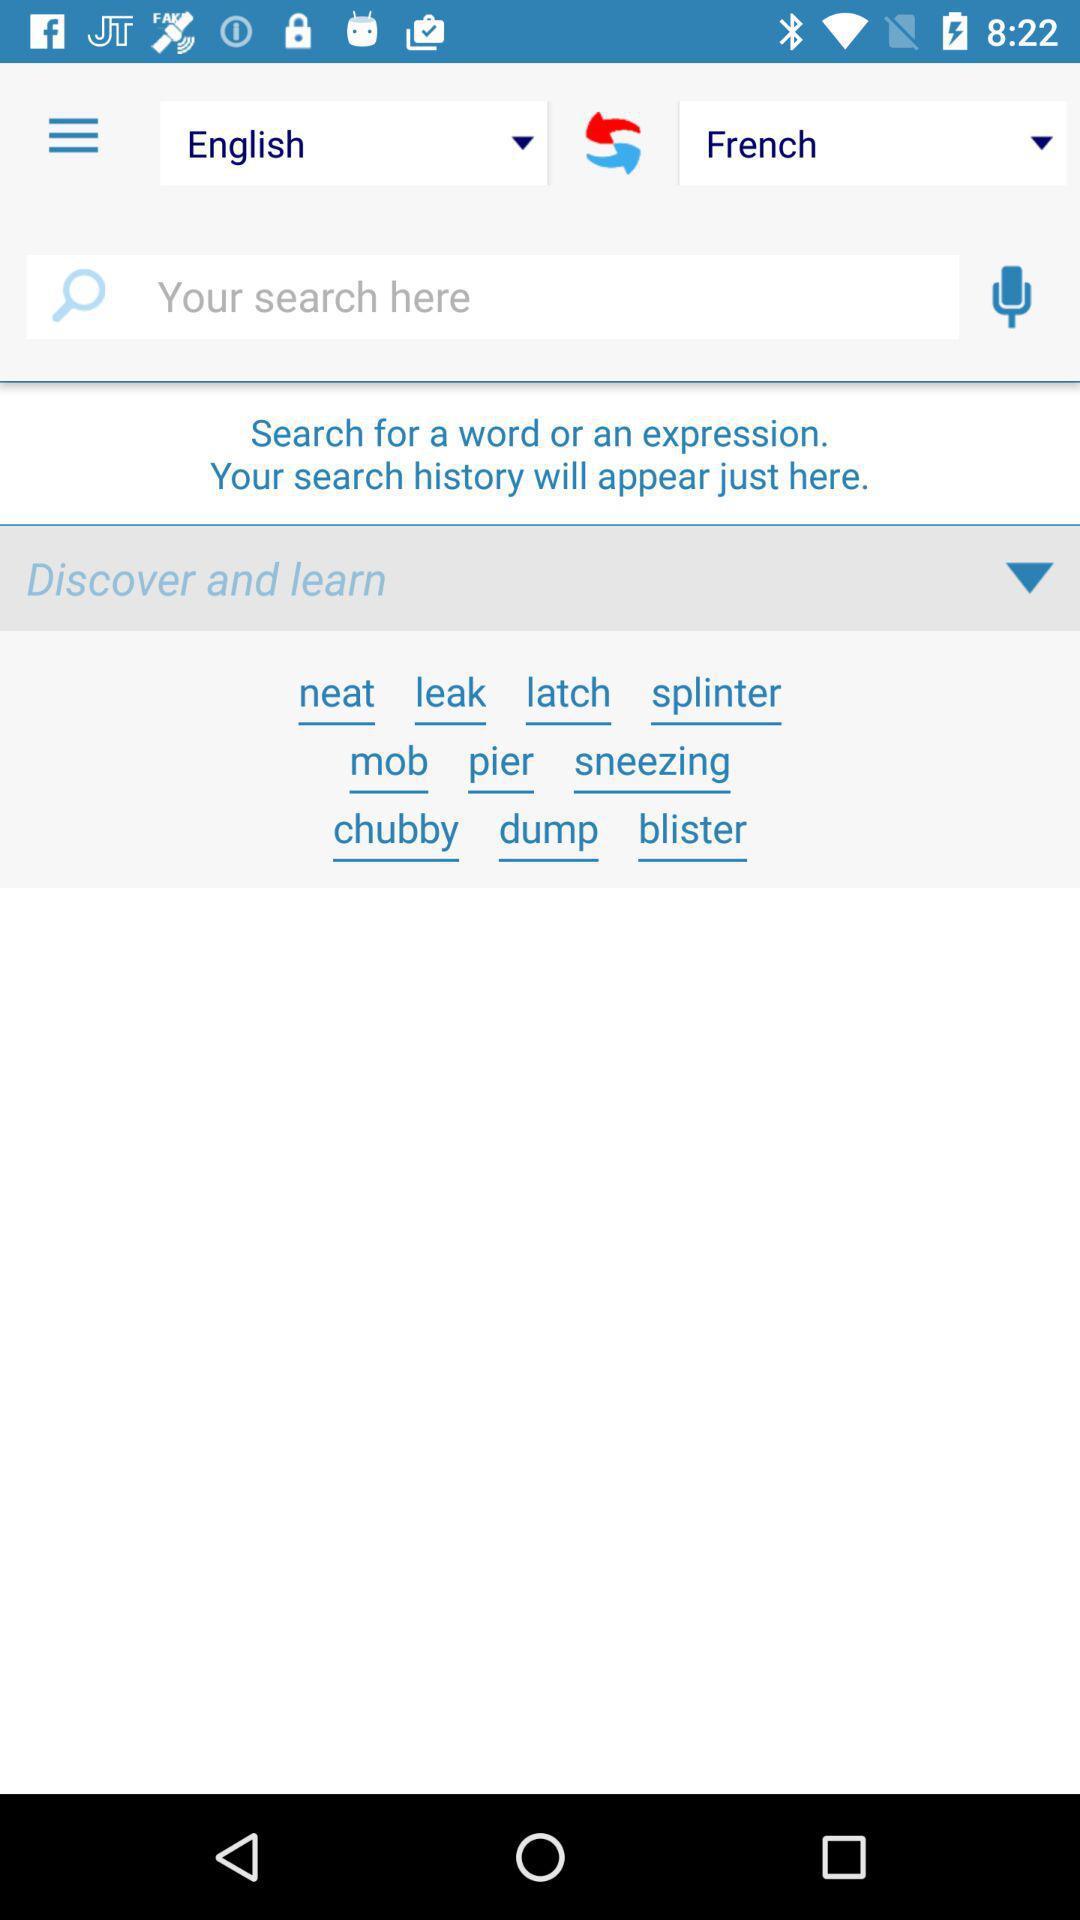 The image size is (1080, 1920). What do you see at coordinates (353, 142) in the screenshot?
I see `the english` at bounding box center [353, 142].